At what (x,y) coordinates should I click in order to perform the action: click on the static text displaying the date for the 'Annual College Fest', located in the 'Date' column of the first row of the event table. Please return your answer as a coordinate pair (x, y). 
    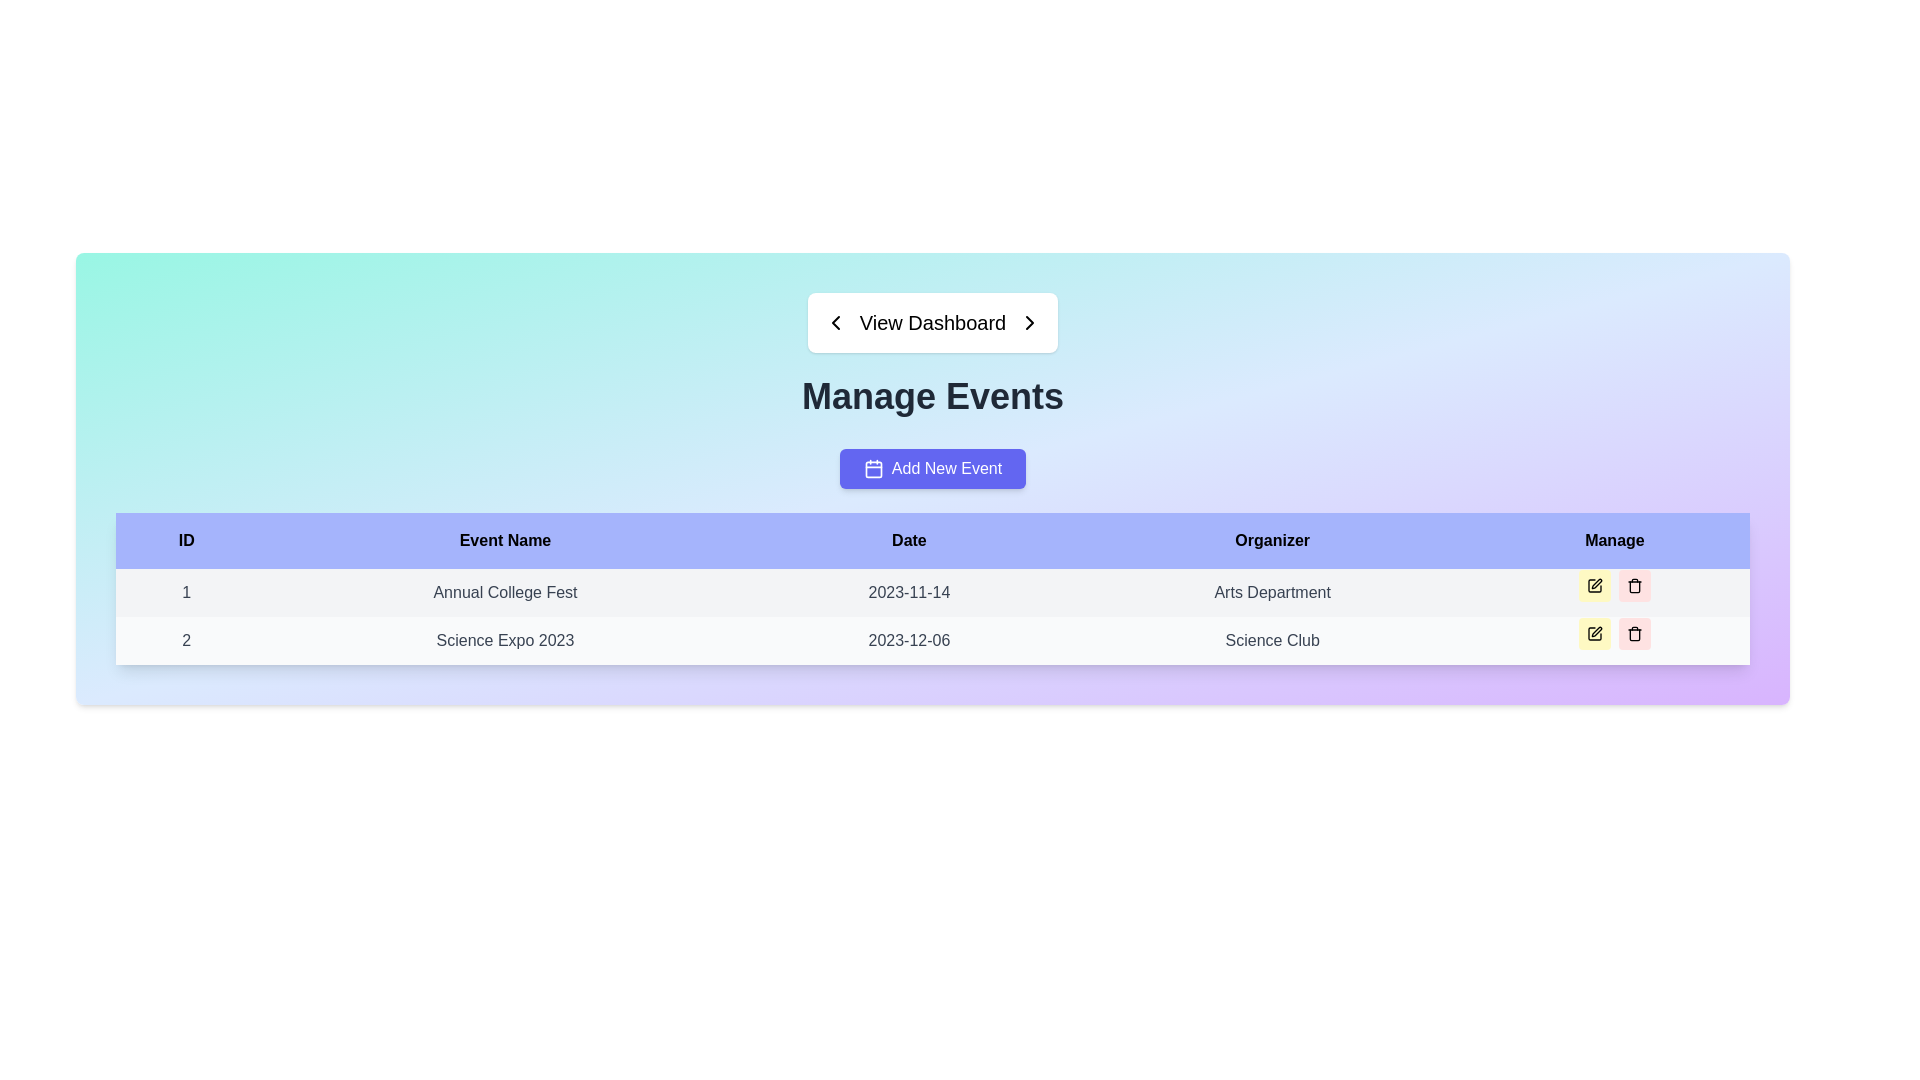
    Looking at the image, I should click on (908, 592).